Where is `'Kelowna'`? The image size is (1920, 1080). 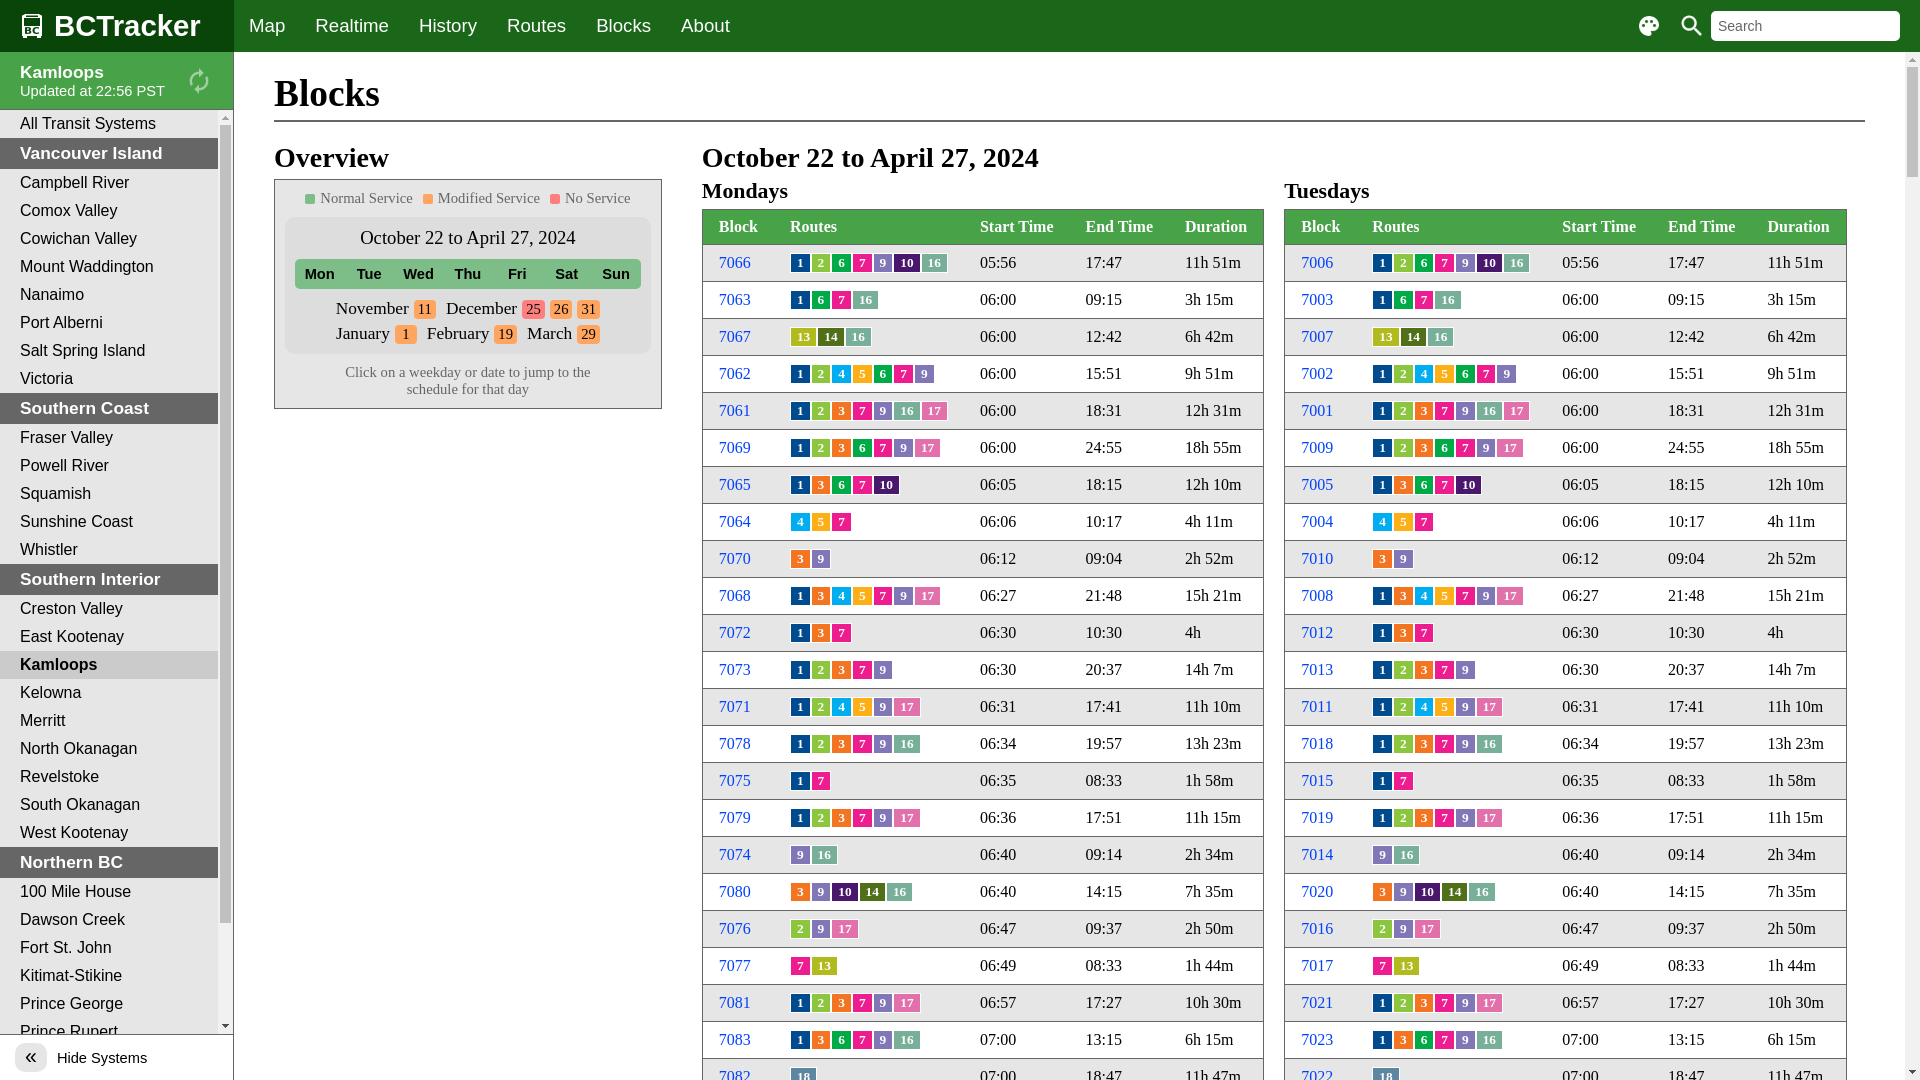
'Kelowna' is located at coordinates (0, 692).